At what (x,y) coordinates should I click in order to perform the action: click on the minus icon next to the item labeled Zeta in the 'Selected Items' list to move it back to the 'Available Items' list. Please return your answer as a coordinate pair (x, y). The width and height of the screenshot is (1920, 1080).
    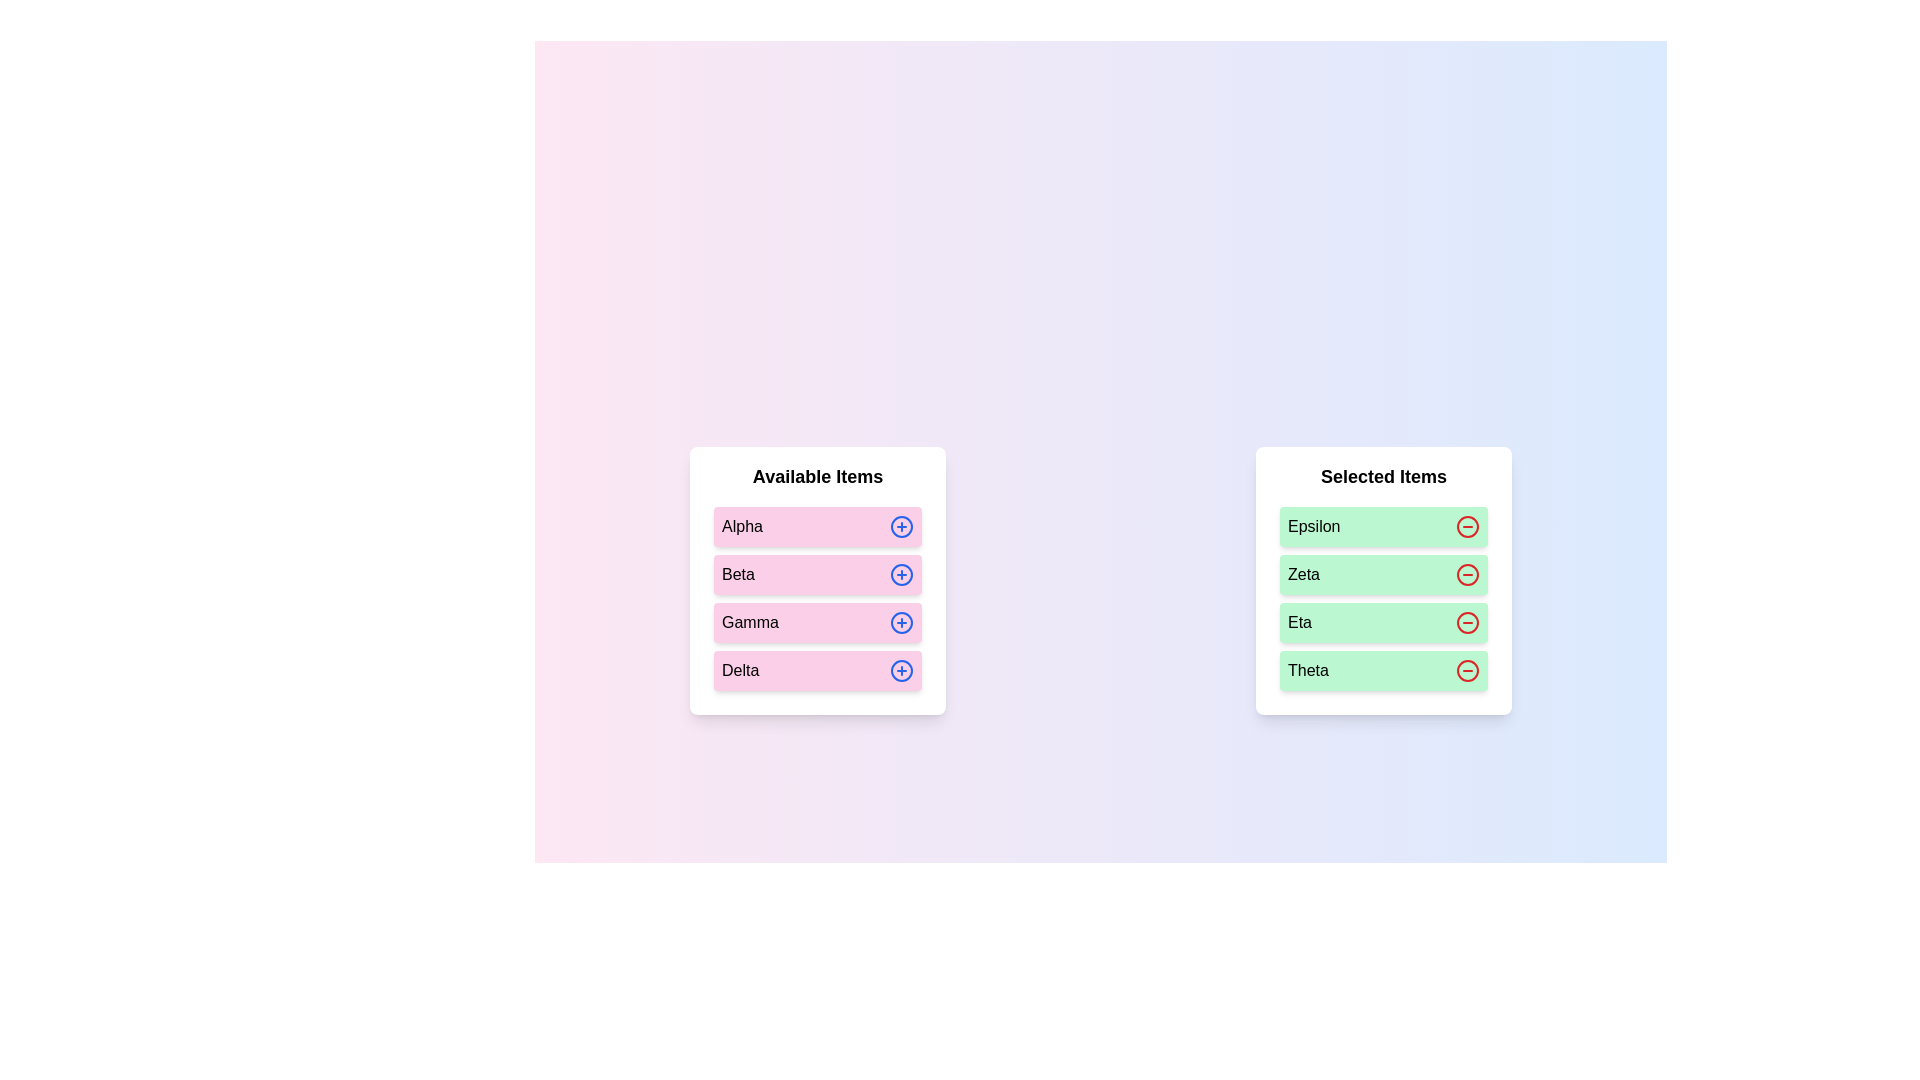
    Looking at the image, I should click on (1468, 574).